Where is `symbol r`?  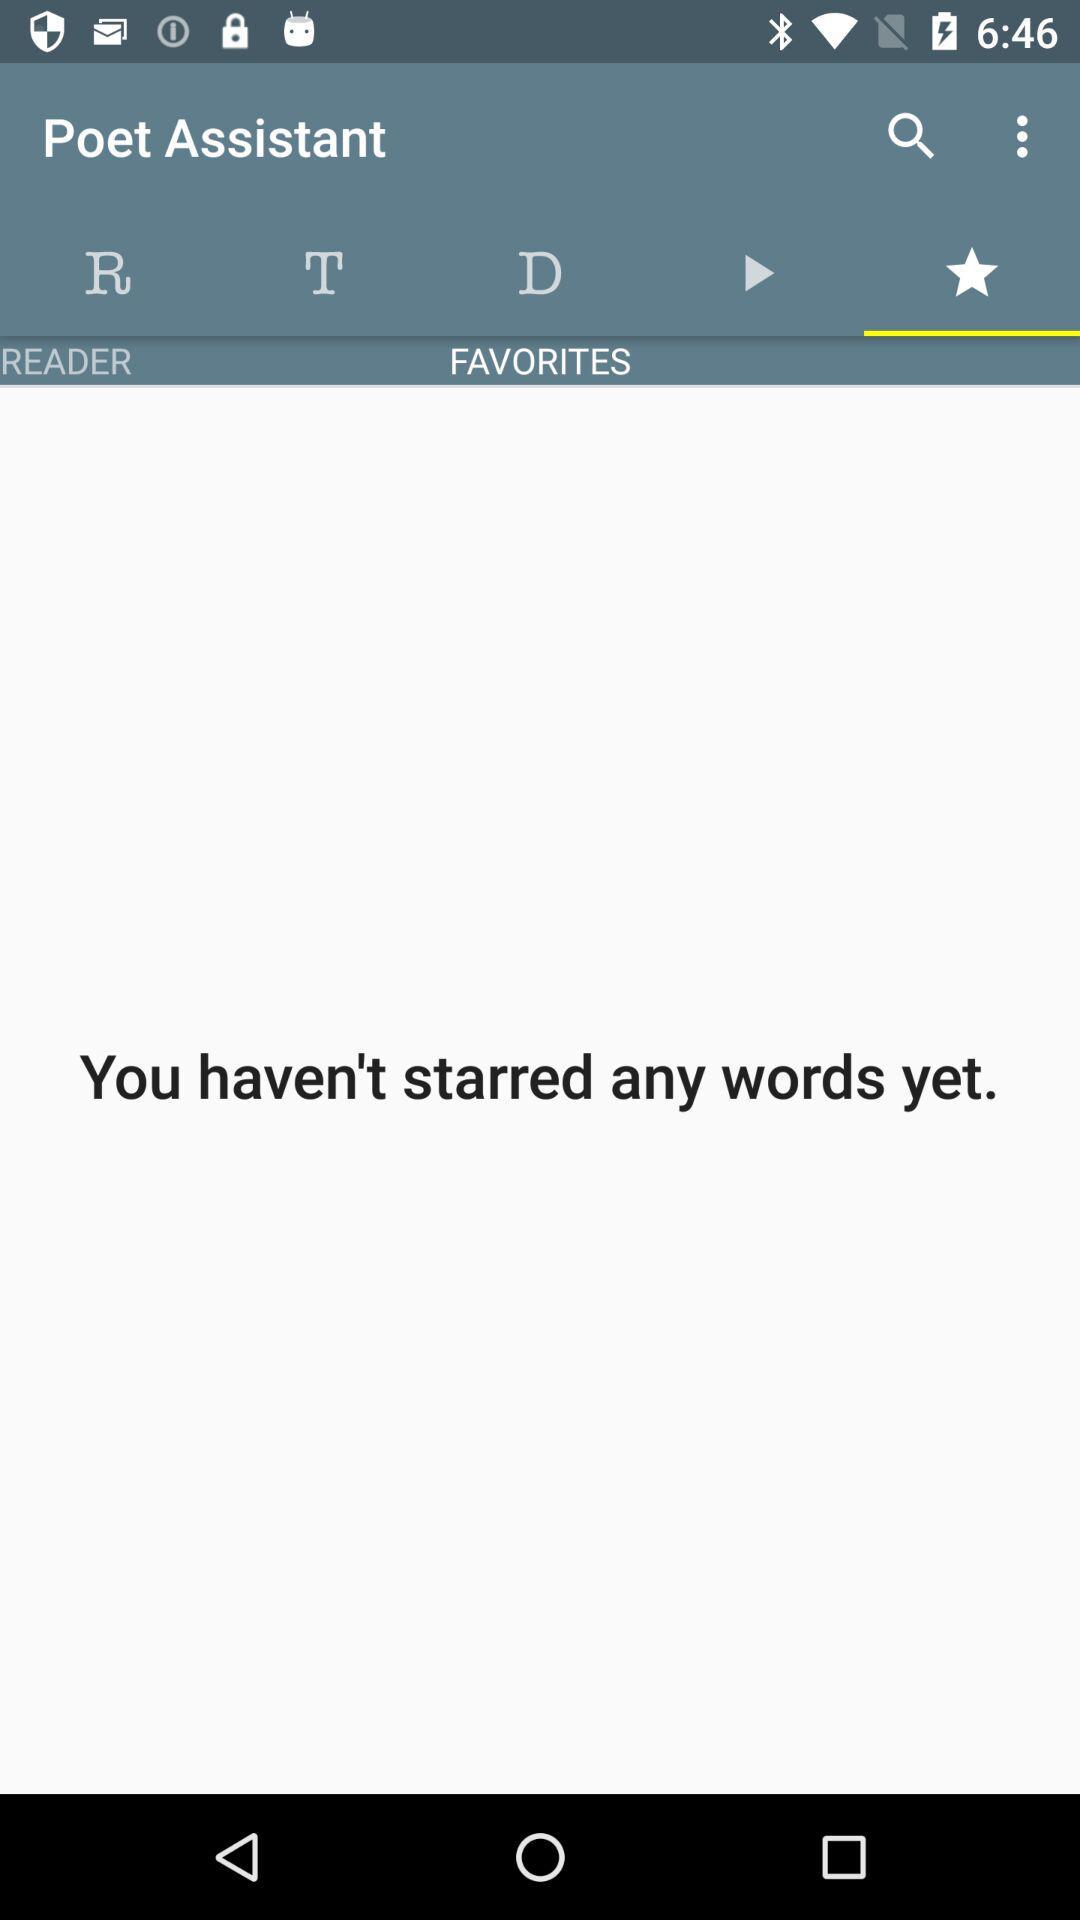
symbol r is located at coordinates (108, 272).